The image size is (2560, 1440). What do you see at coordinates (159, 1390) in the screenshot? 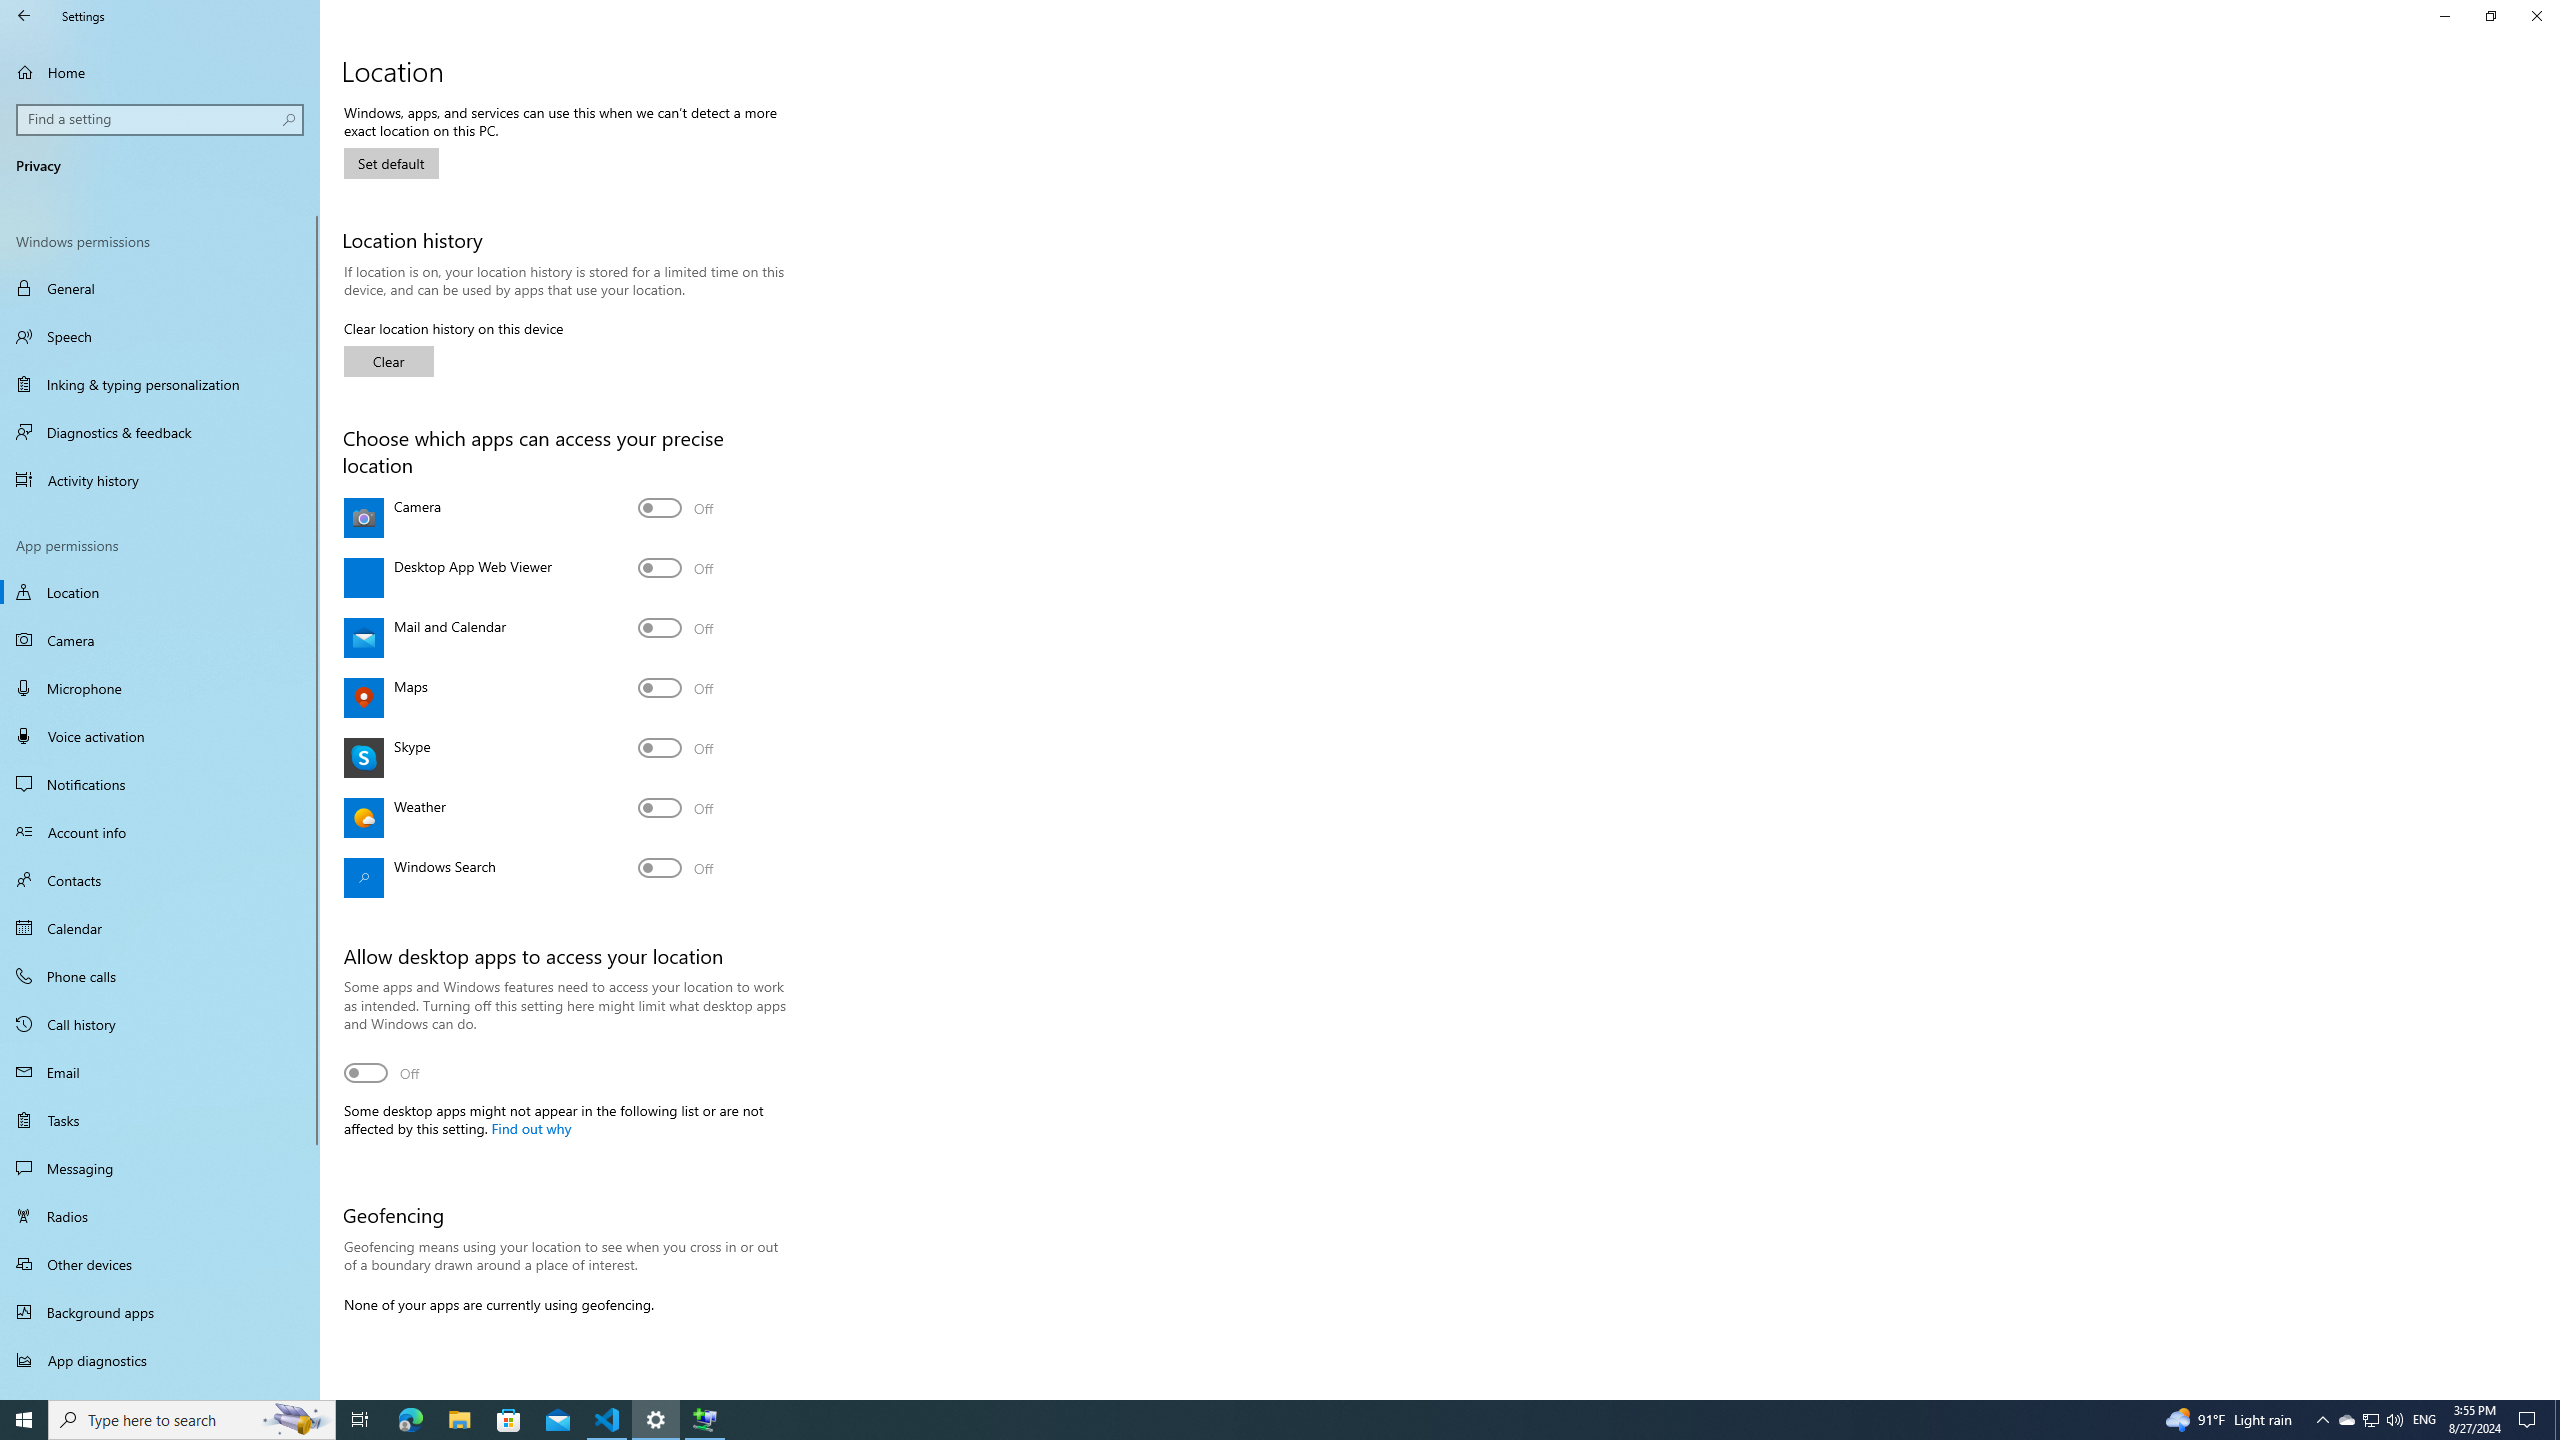
I see `'Automatic file downloads'` at bounding box center [159, 1390].